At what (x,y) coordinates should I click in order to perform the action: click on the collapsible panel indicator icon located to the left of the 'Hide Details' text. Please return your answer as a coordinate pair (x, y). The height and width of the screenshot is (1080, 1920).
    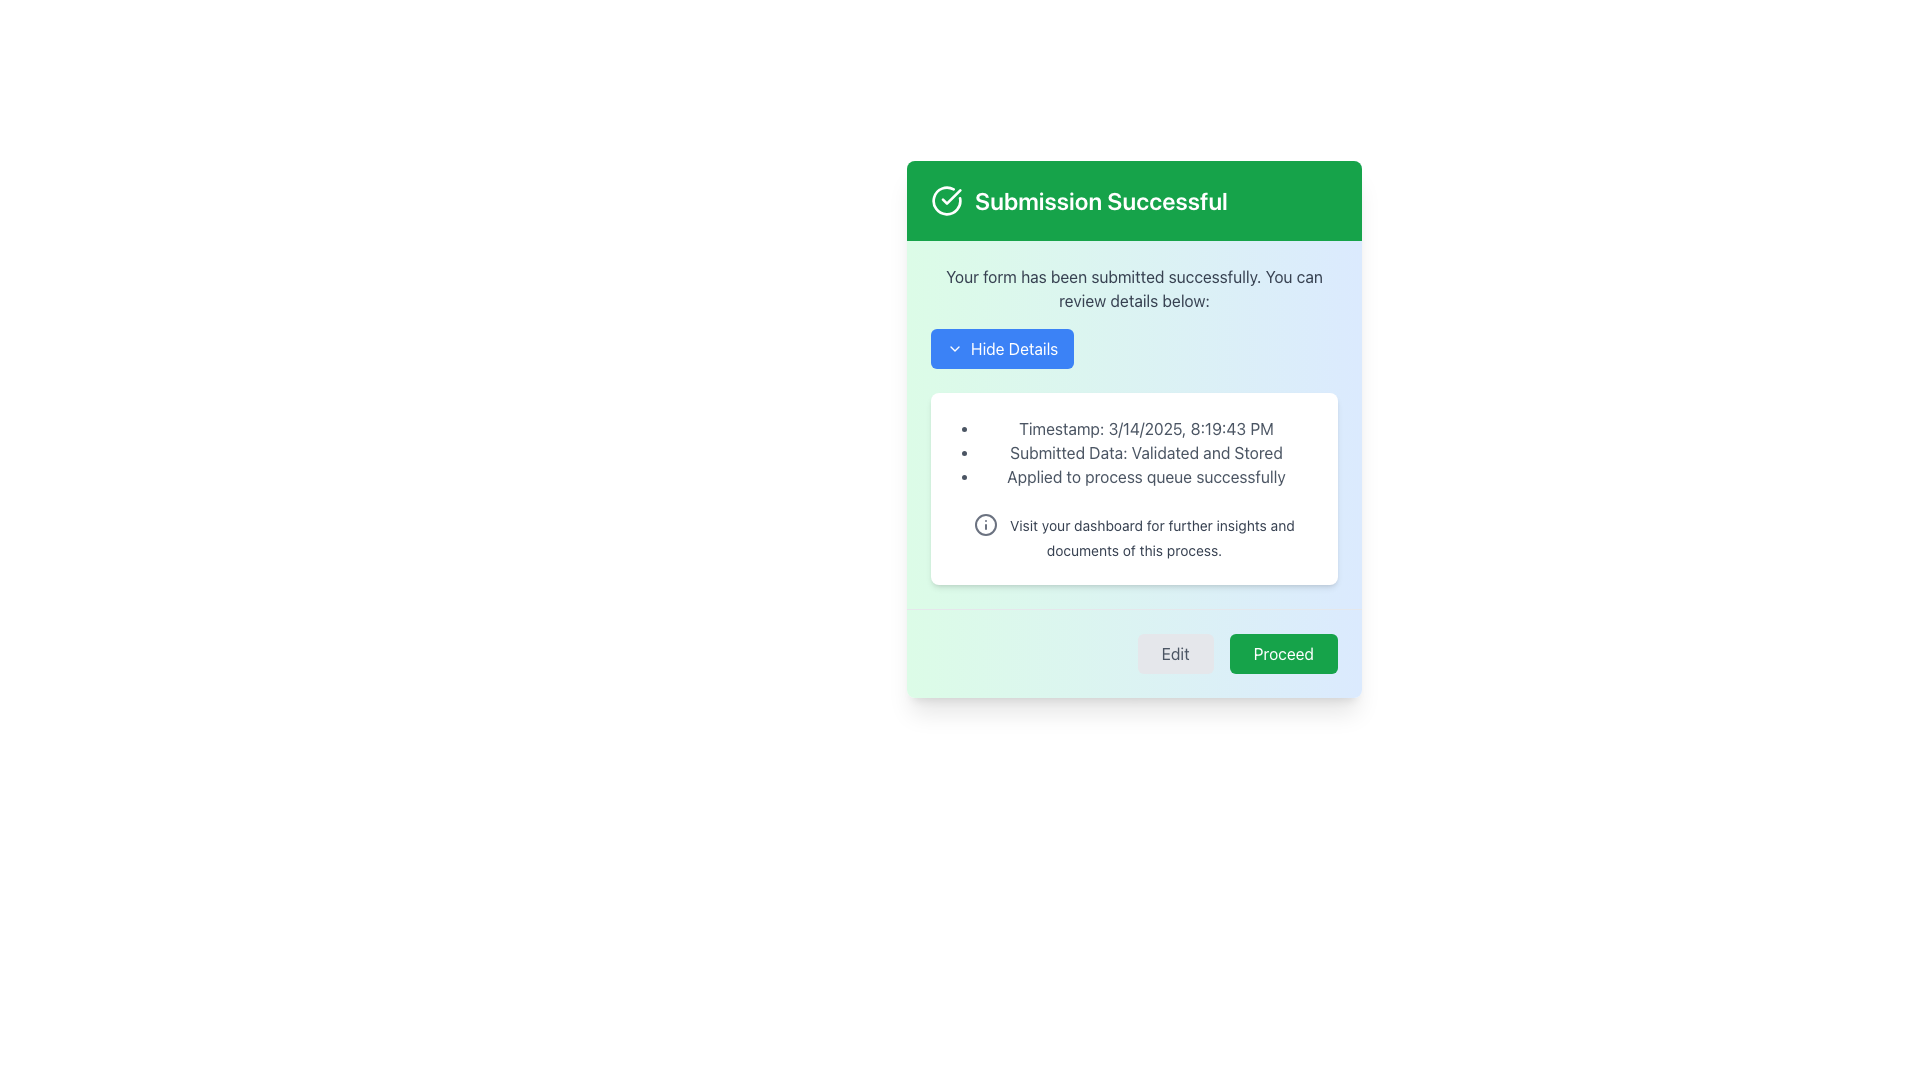
    Looking at the image, I should click on (954, 347).